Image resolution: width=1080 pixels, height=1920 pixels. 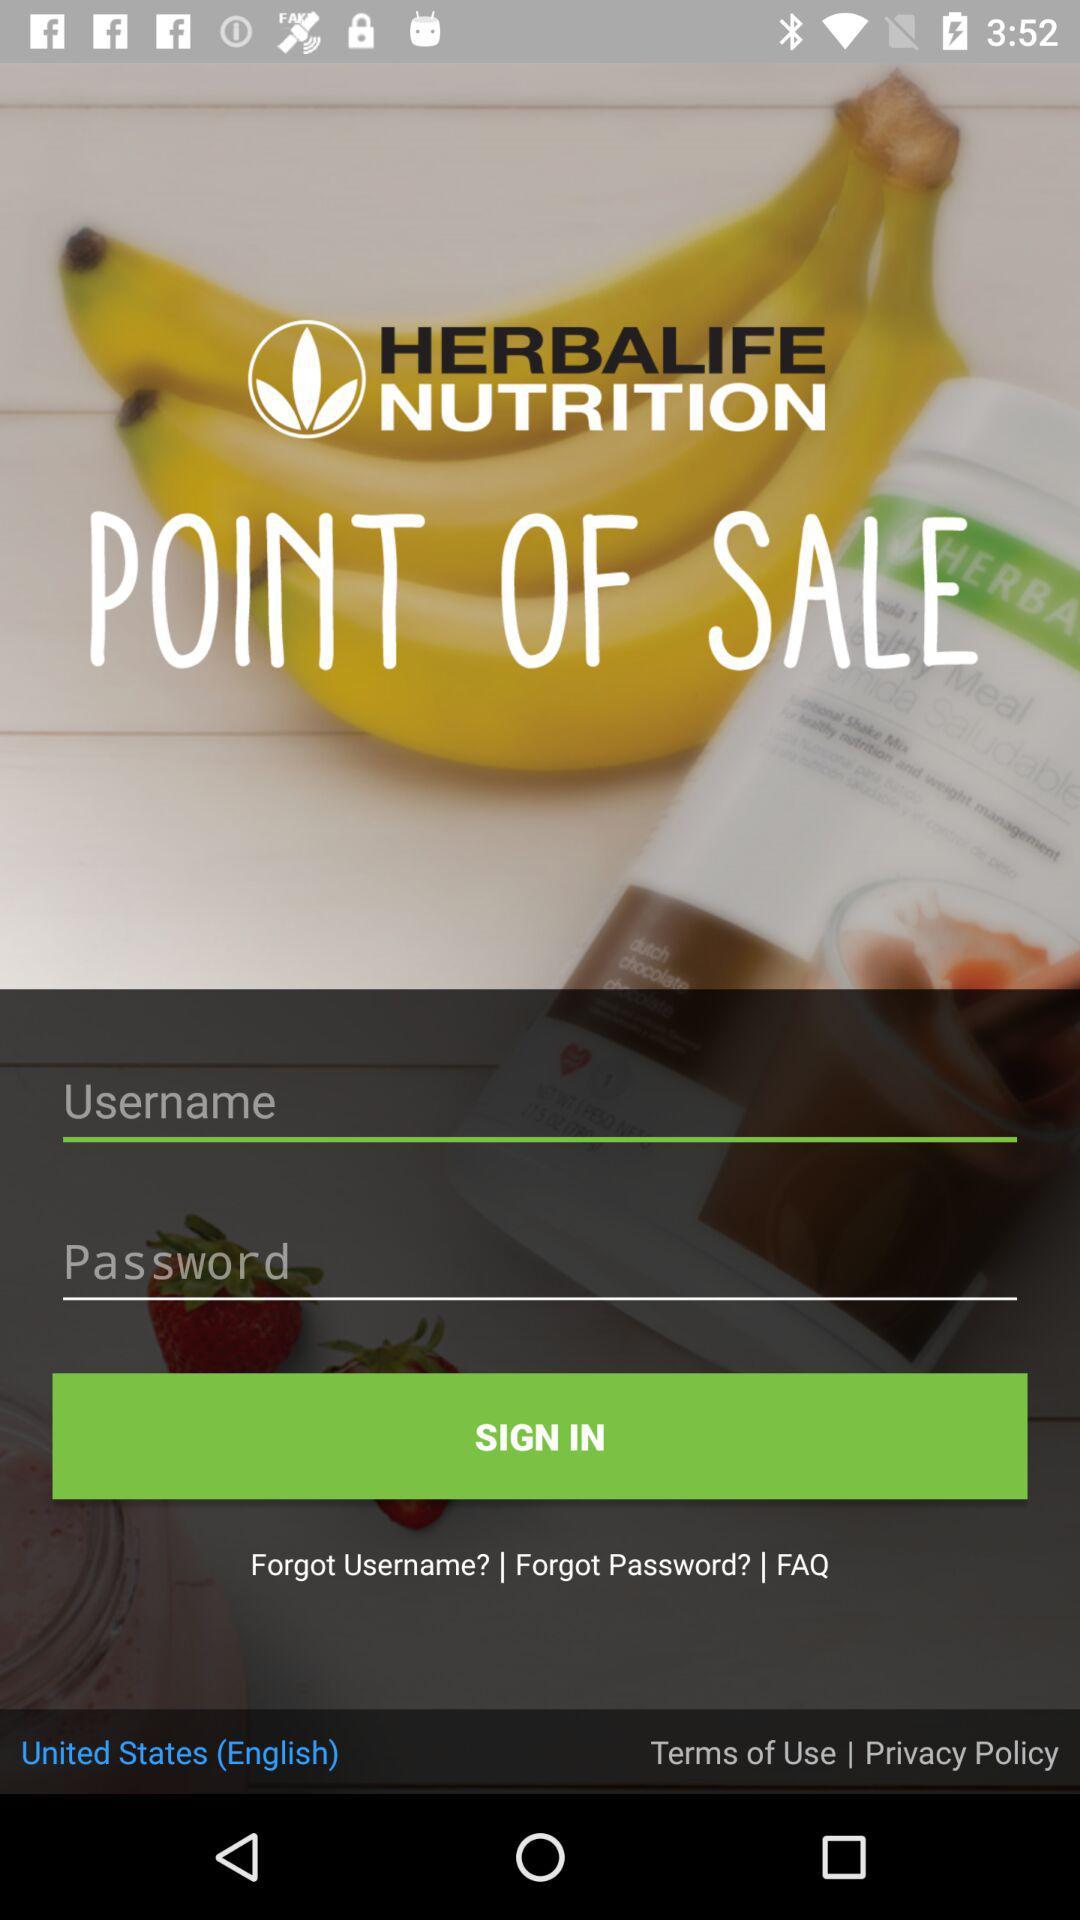 I want to click on terms of use item, so click(x=743, y=1750).